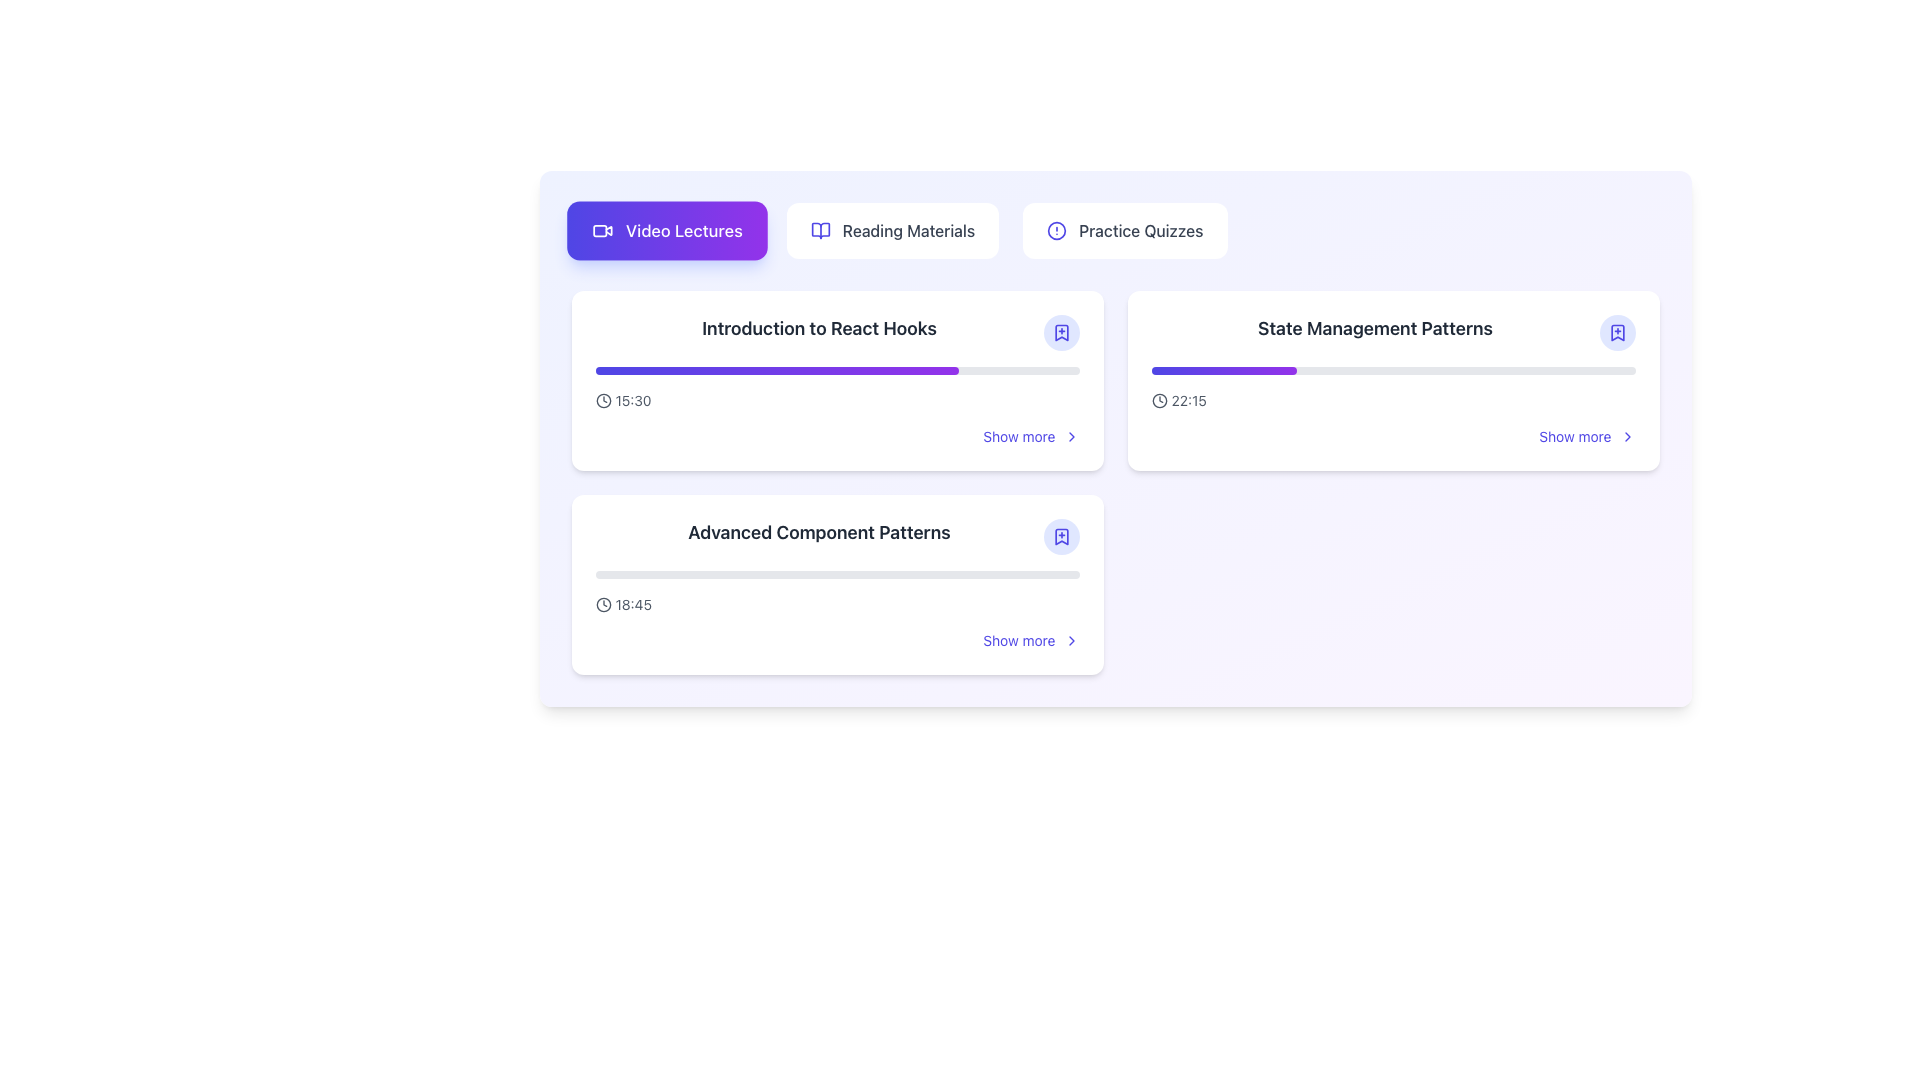 The width and height of the screenshot is (1920, 1080). What do you see at coordinates (1374, 327) in the screenshot?
I see `the text label displaying the title 'State Management Patterns' located in the rightmost card in a row of three cards, positioned in the right-top portion of the card above the progress bar` at bounding box center [1374, 327].